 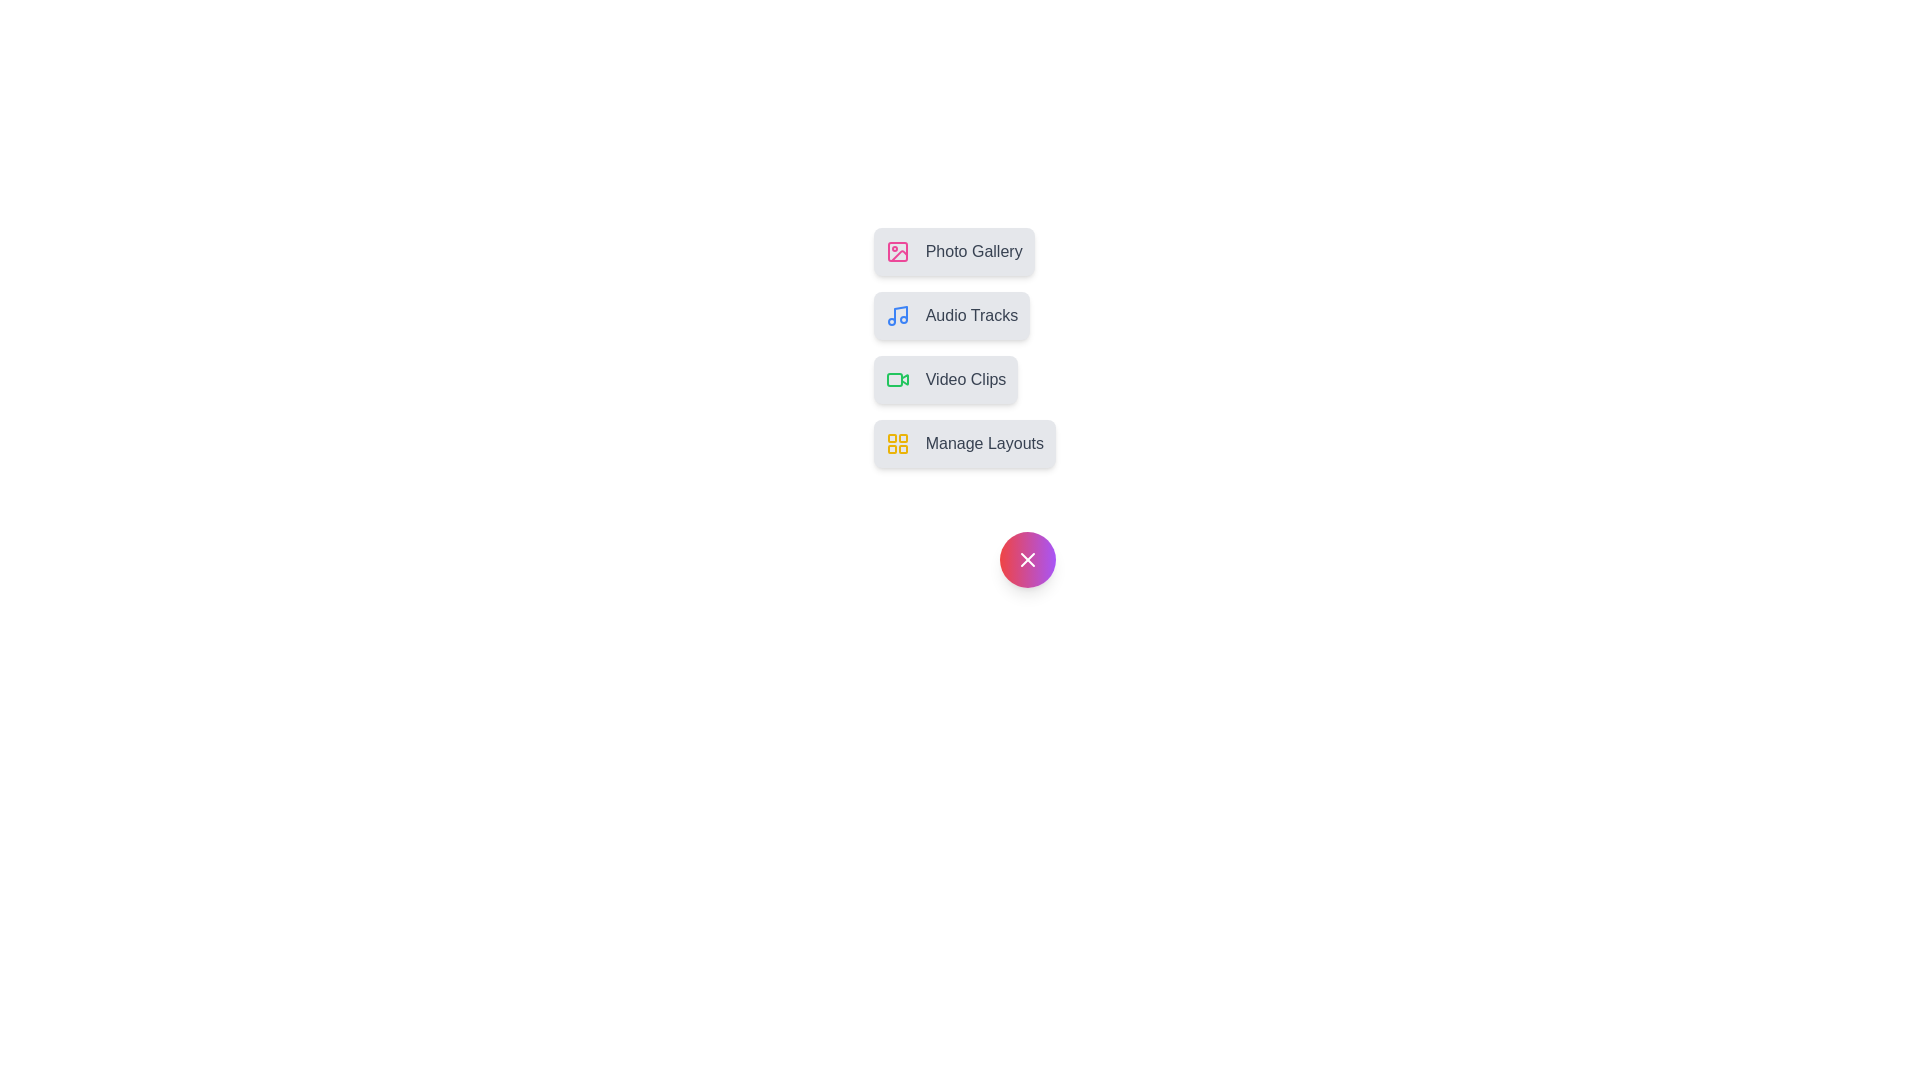 I want to click on the pink-tinted diagonal line segment of the SVG element that is part of the 'Photo Gallery' icon, located in the upper-left section of the categorized functionalities list, so click(x=898, y=255).